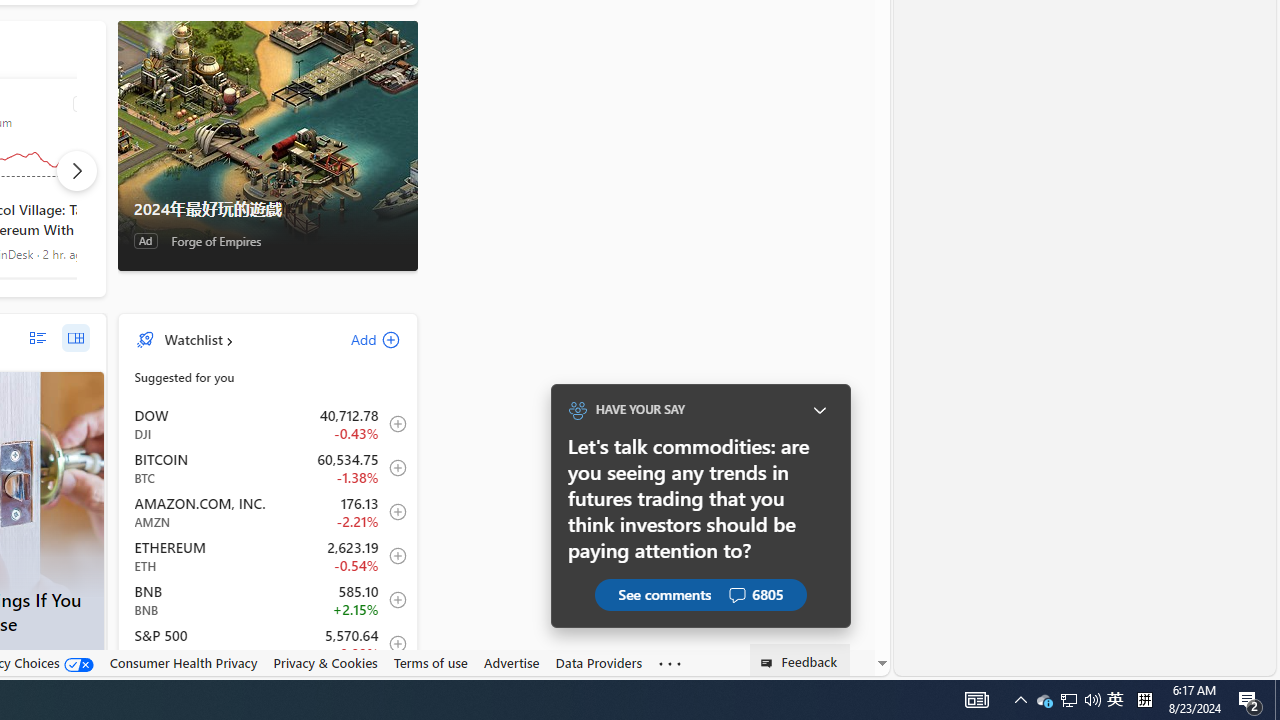 The image size is (1280, 720). Describe the element at coordinates (183, 662) in the screenshot. I see `'Consumer Health Privacy'` at that location.